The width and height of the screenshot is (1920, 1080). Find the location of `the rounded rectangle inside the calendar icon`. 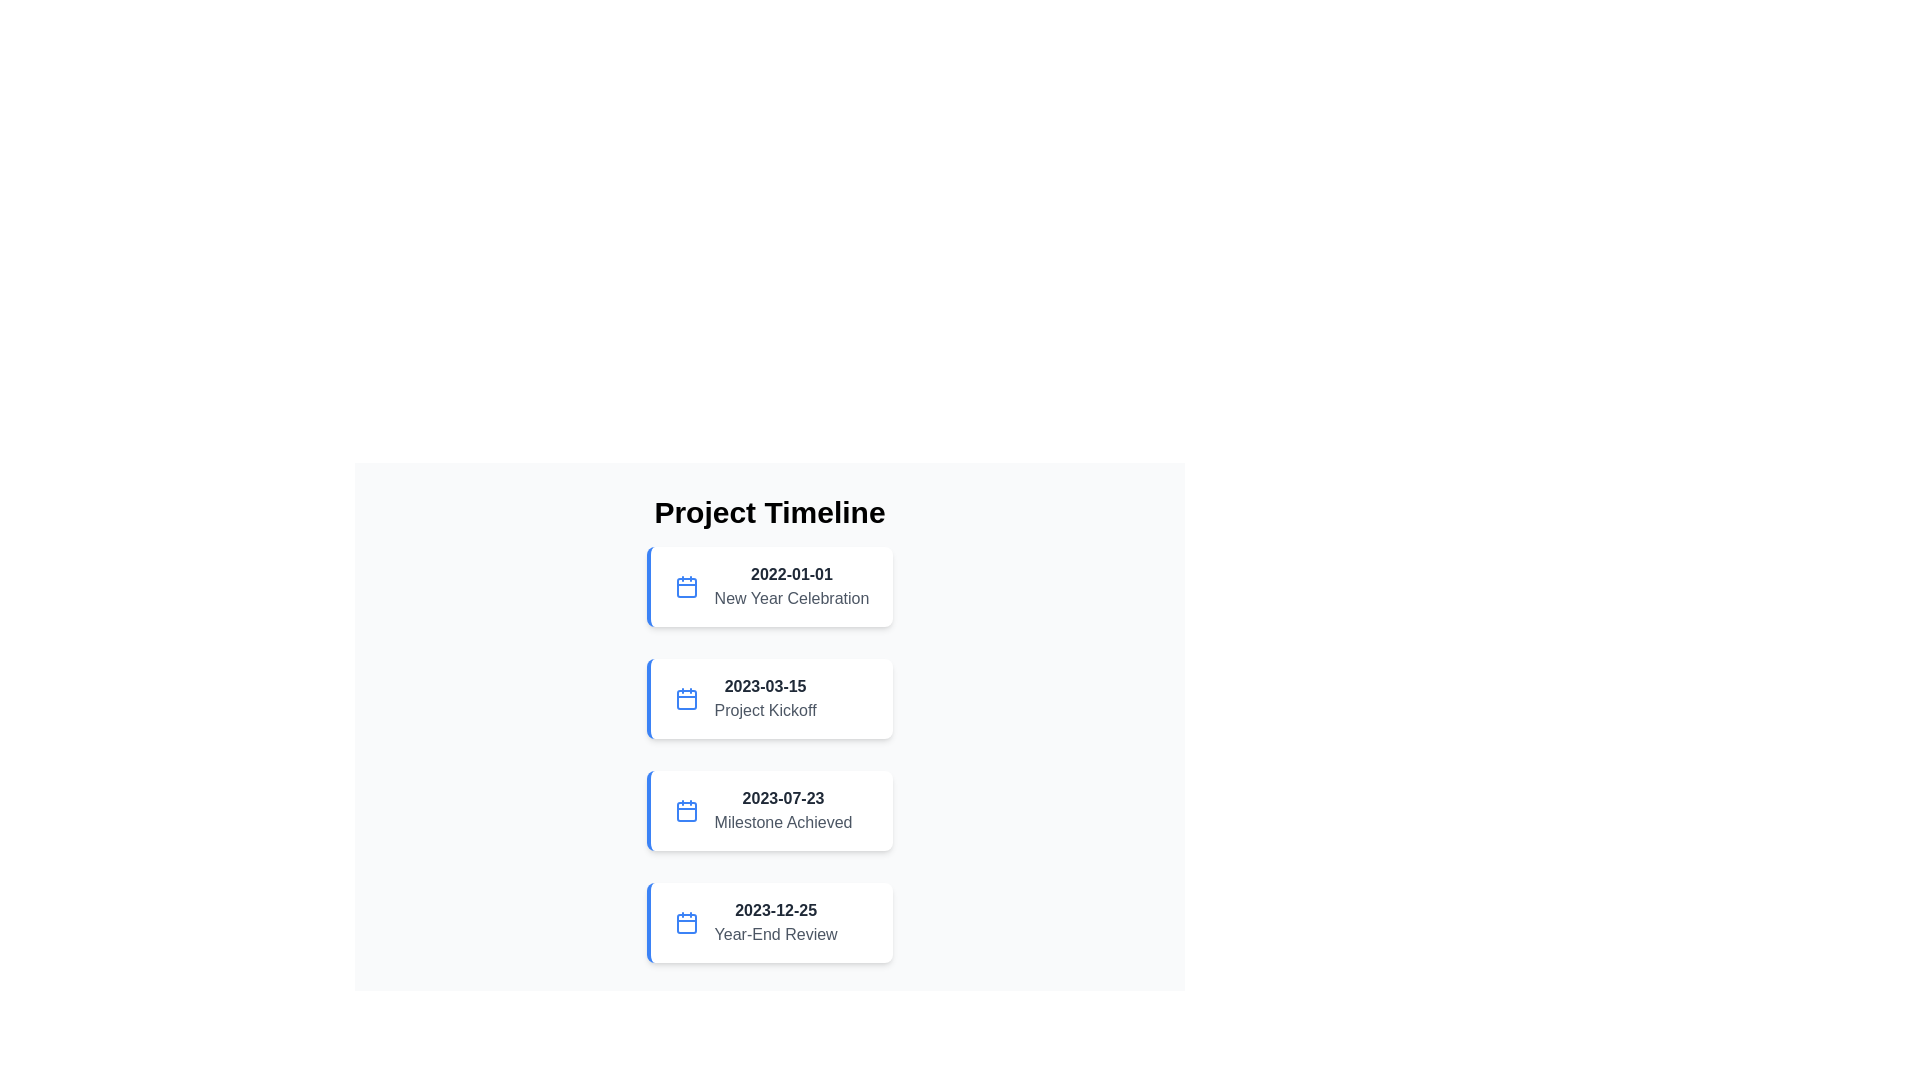

the rounded rectangle inside the calendar icon is located at coordinates (686, 698).